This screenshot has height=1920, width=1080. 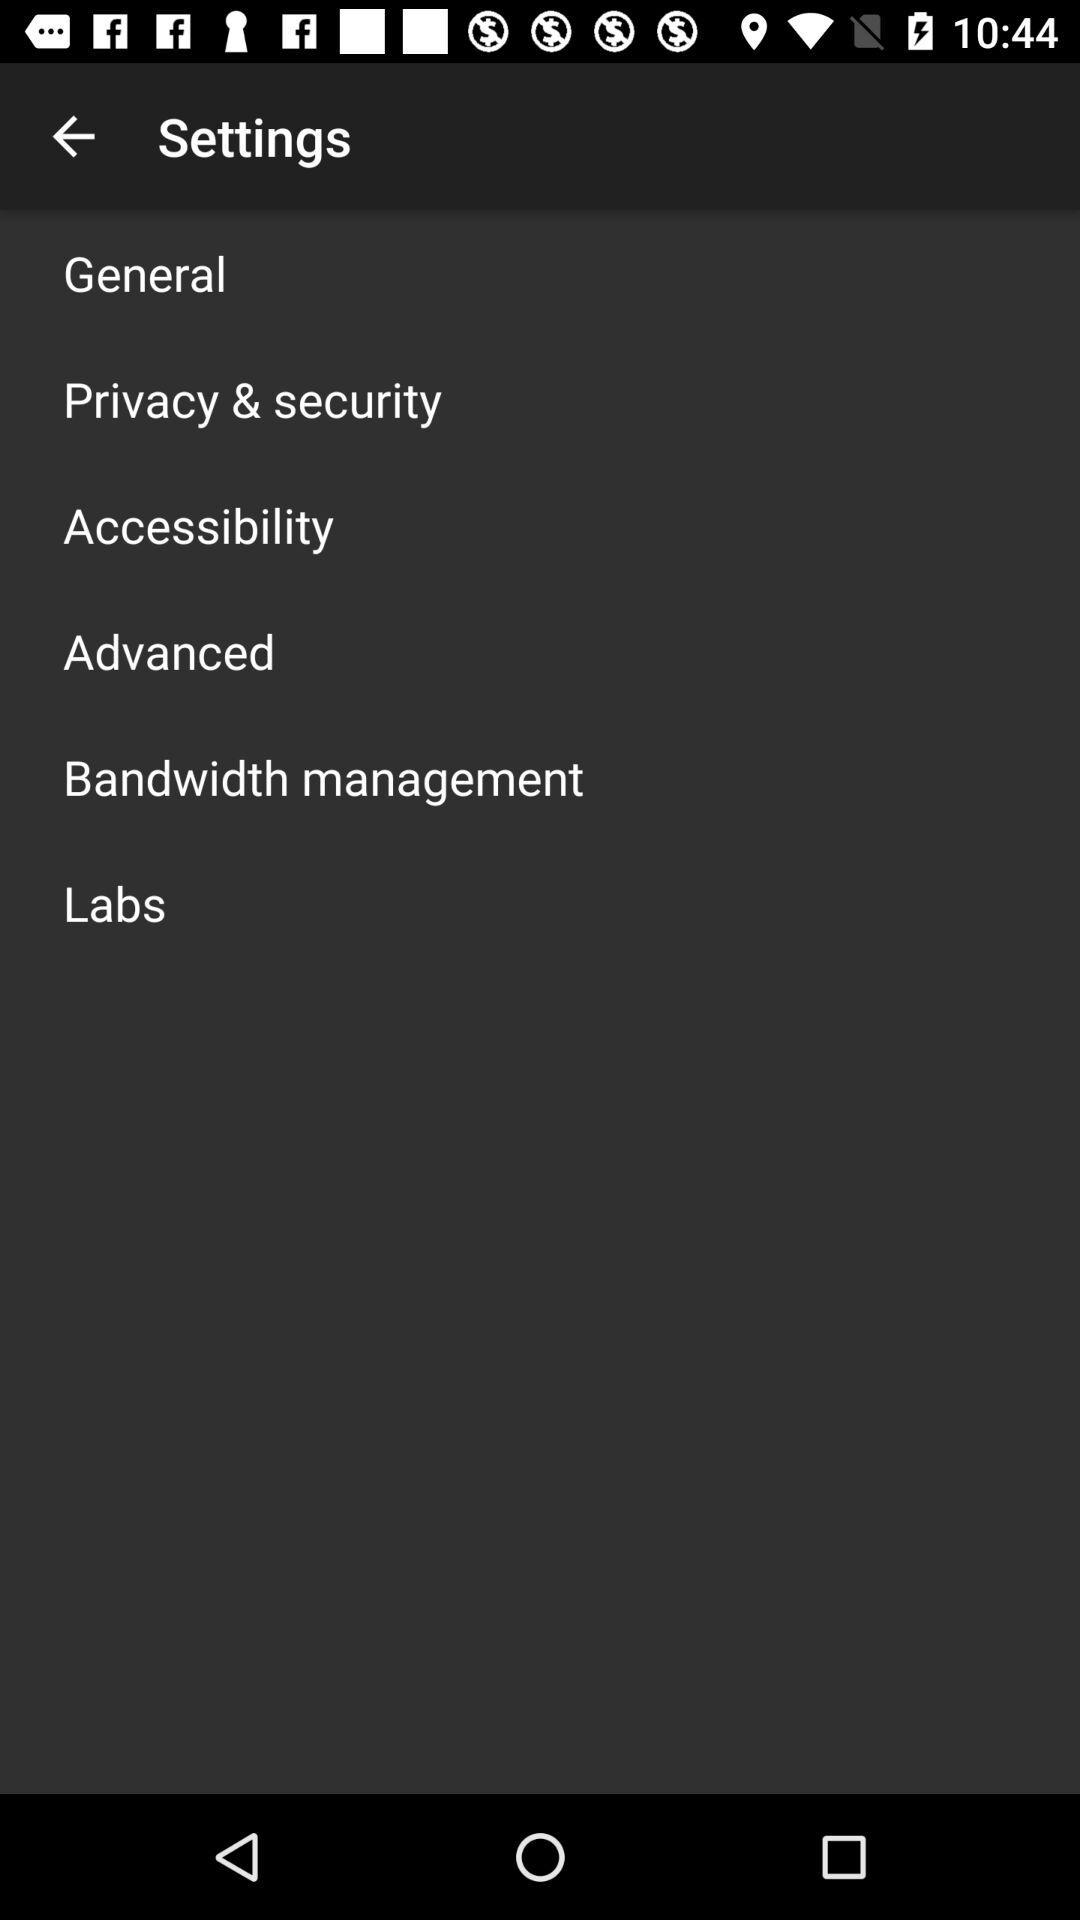 What do you see at coordinates (198, 524) in the screenshot?
I see `the app above the advanced icon` at bounding box center [198, 524].